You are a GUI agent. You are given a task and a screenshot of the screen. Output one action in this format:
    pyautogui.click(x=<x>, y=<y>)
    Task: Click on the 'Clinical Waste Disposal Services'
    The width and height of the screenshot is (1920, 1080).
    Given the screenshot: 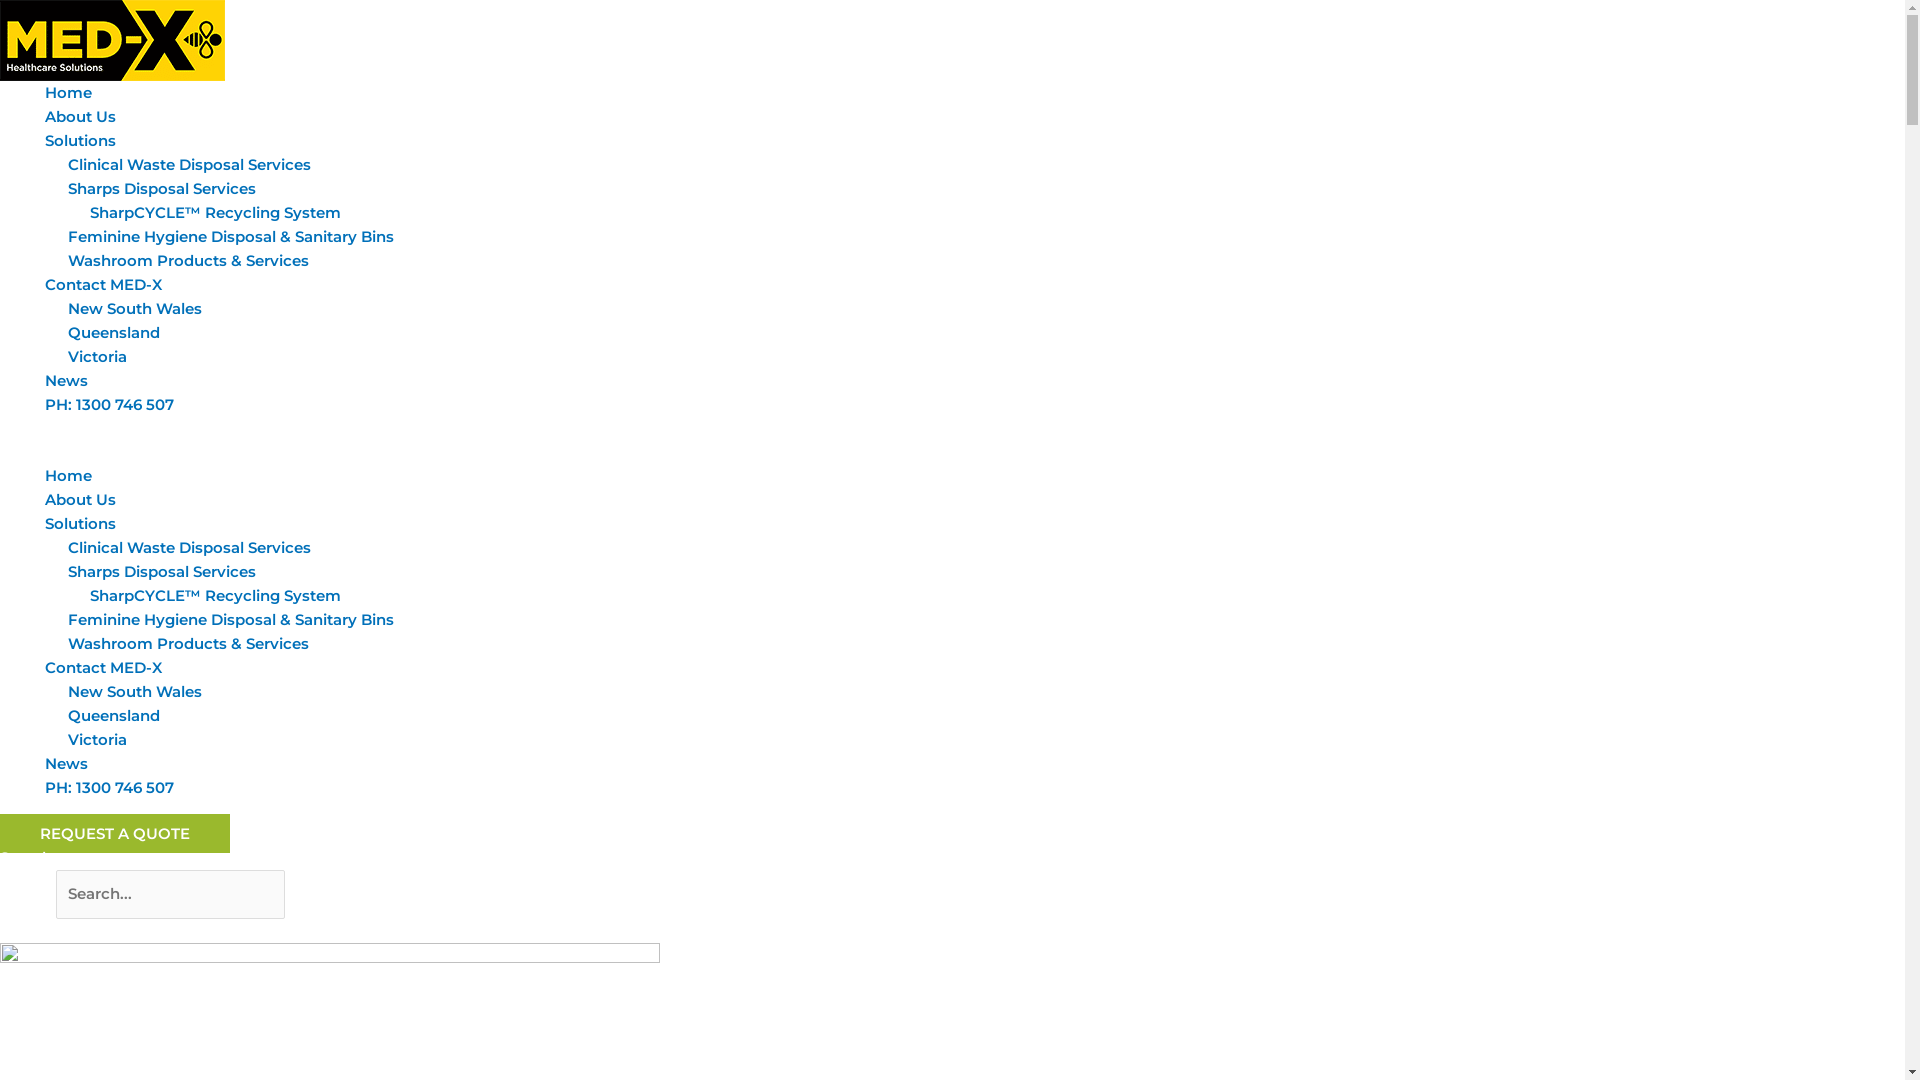 What is the action you would take?
    pyautogui.click(x=67, y=547)
    